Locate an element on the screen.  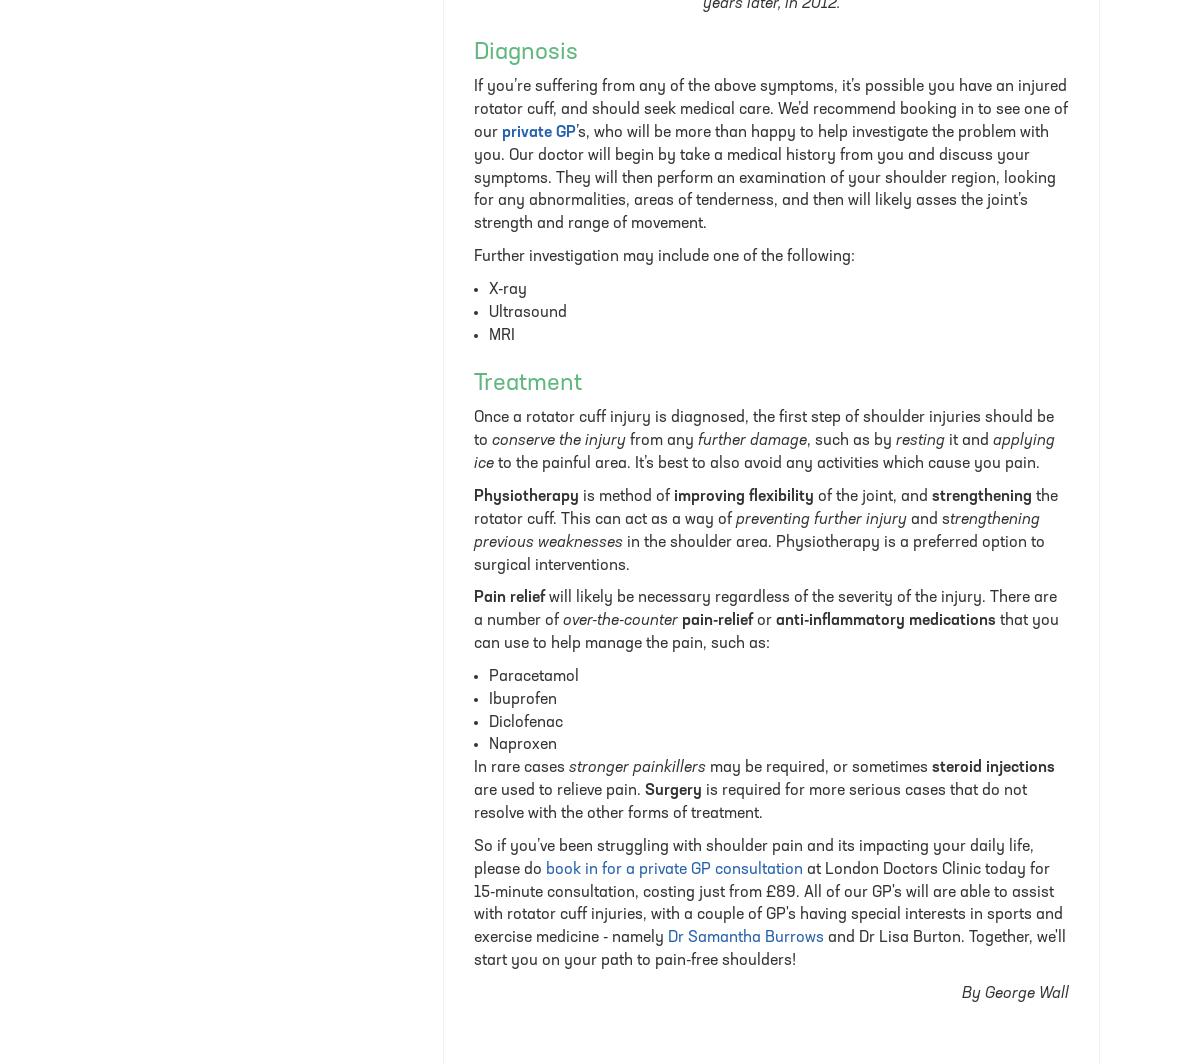
'Ibuprofen' is located at coordinates (521, 699).